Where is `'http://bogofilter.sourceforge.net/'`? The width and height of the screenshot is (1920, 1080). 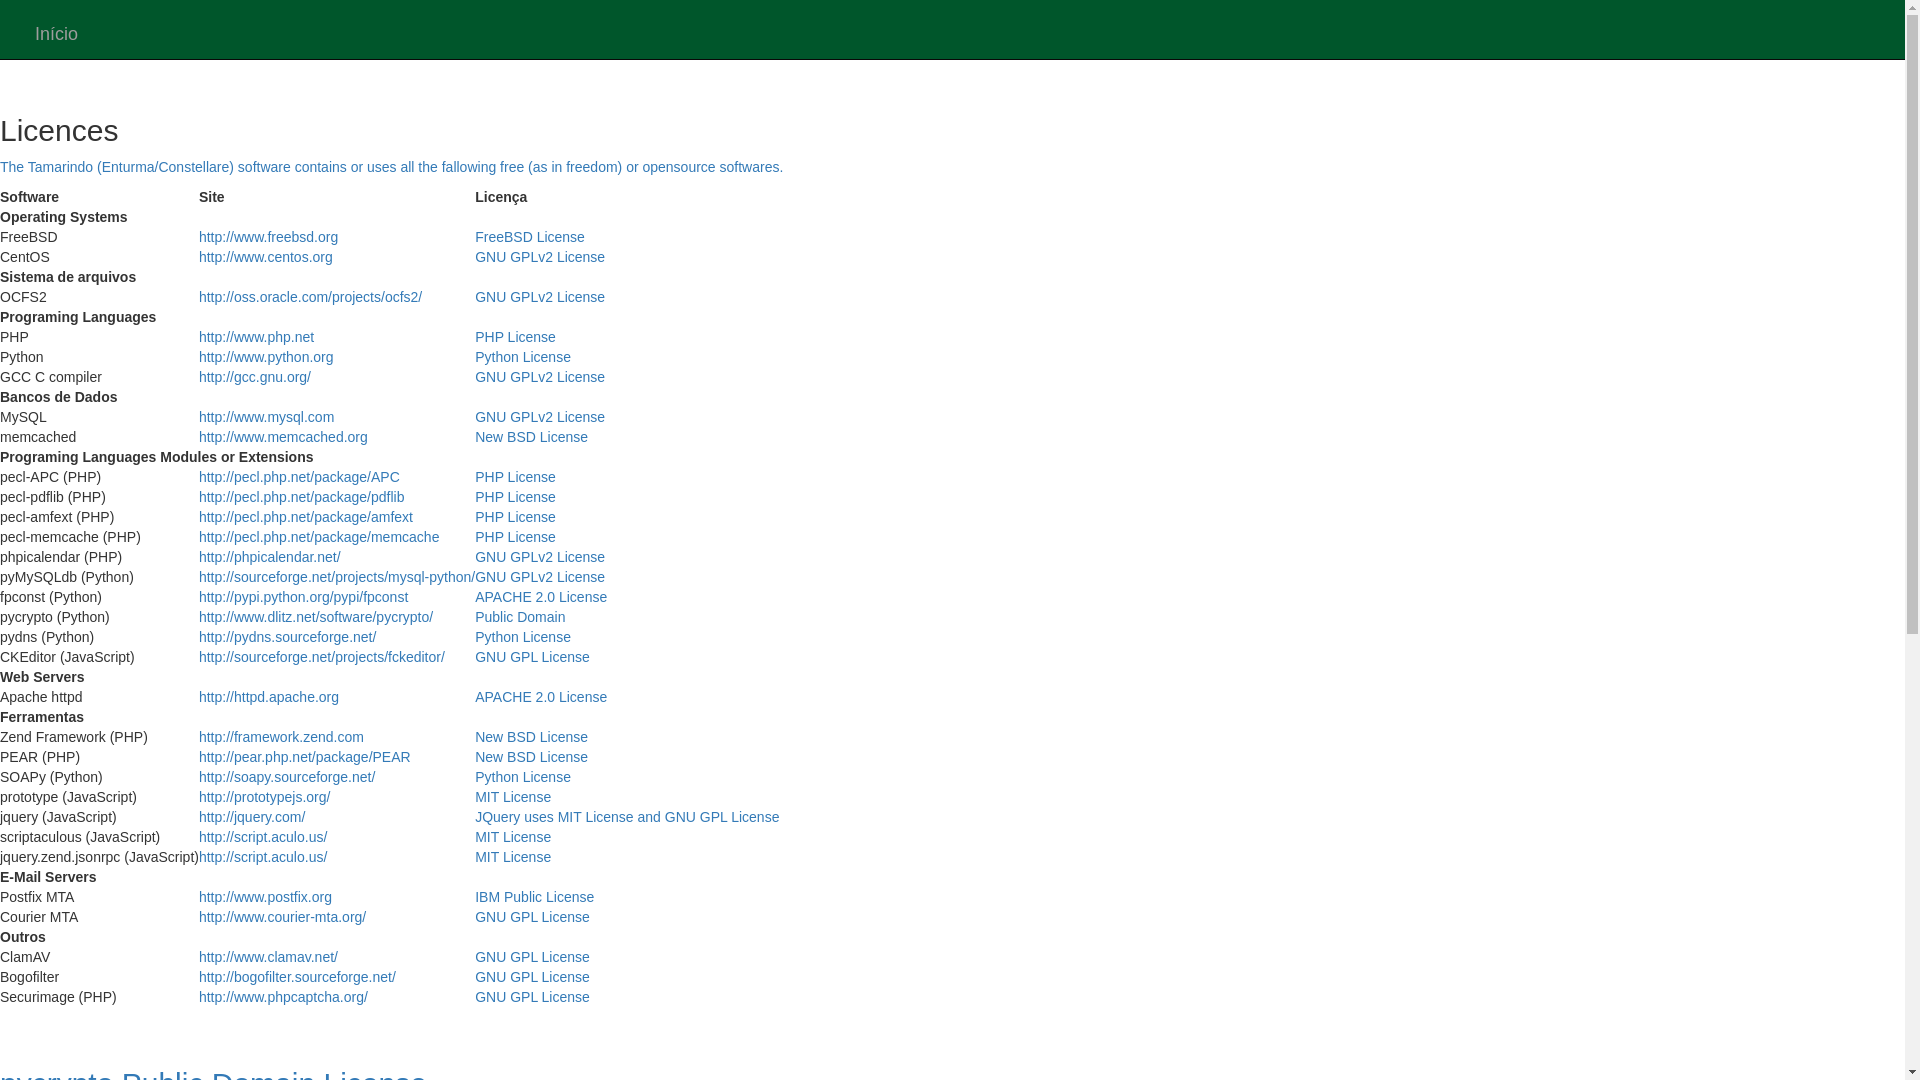 'http://bogofilter.sourceforge.net/' is located at coordinates (296, 975).